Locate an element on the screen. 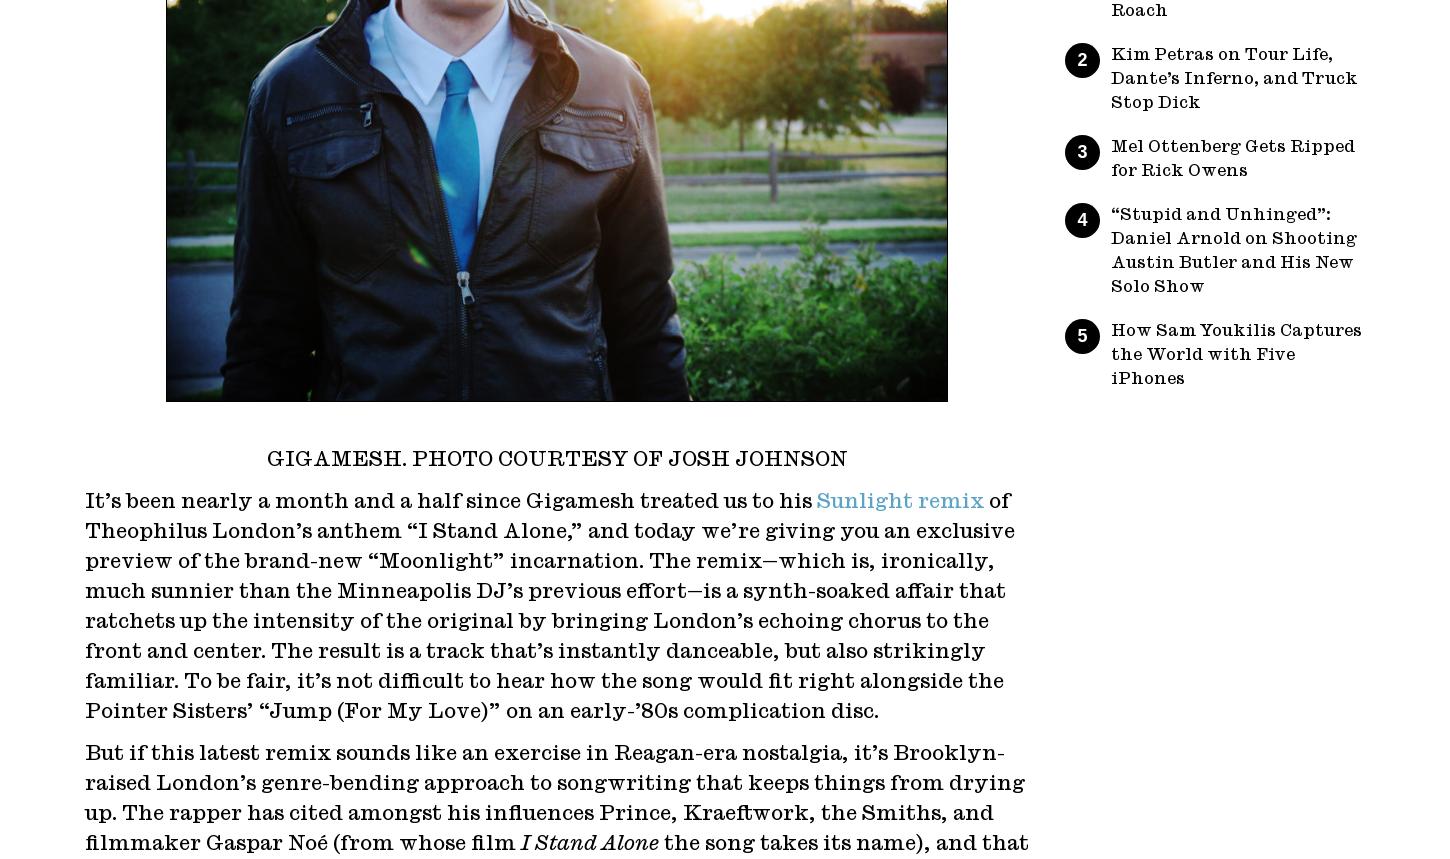  '“Stupid and Unhinged”: Daniel Arnold on Shooting Austin Butler and His New Solo Show' is located at coordinates (1233, 249).